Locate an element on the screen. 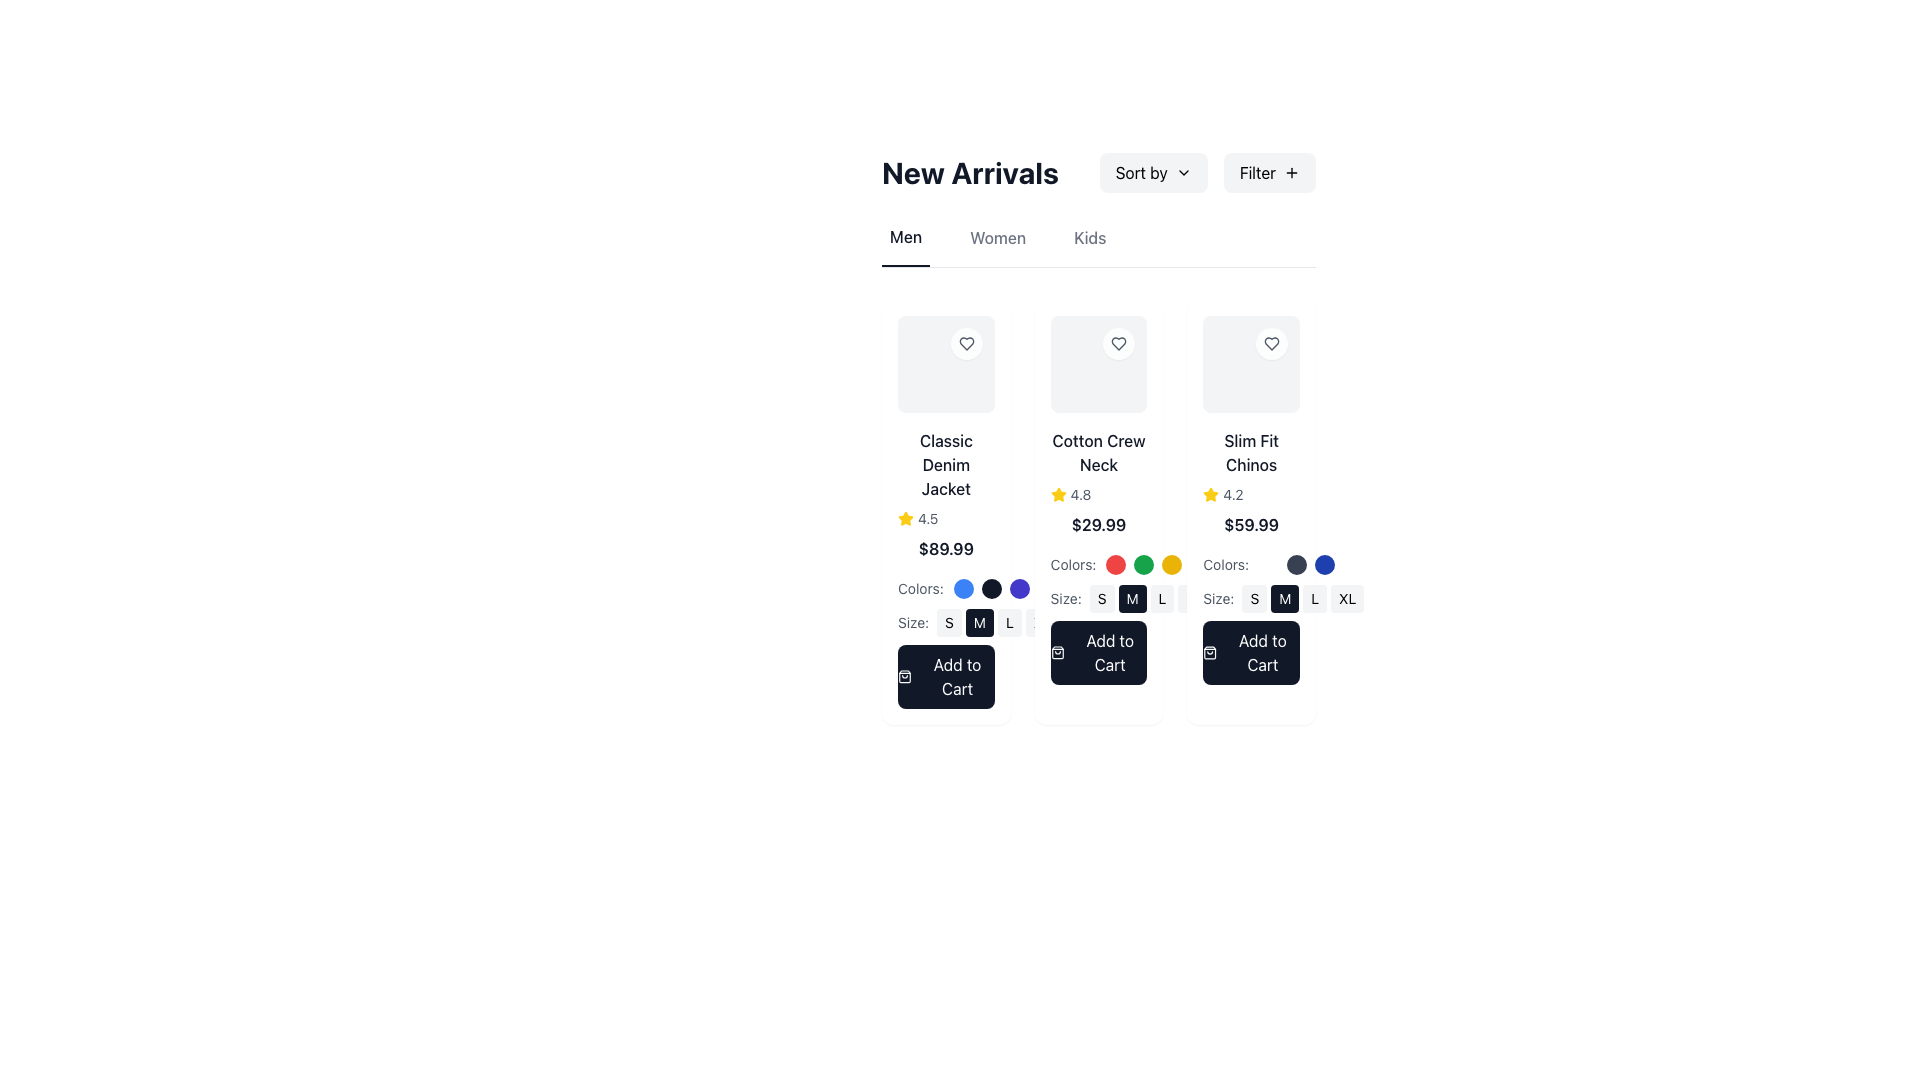 The image size is (1920, 1080). the shopping bag icon within the 'Add to Cart' button of the first product card is located at coordinates (904, 675).